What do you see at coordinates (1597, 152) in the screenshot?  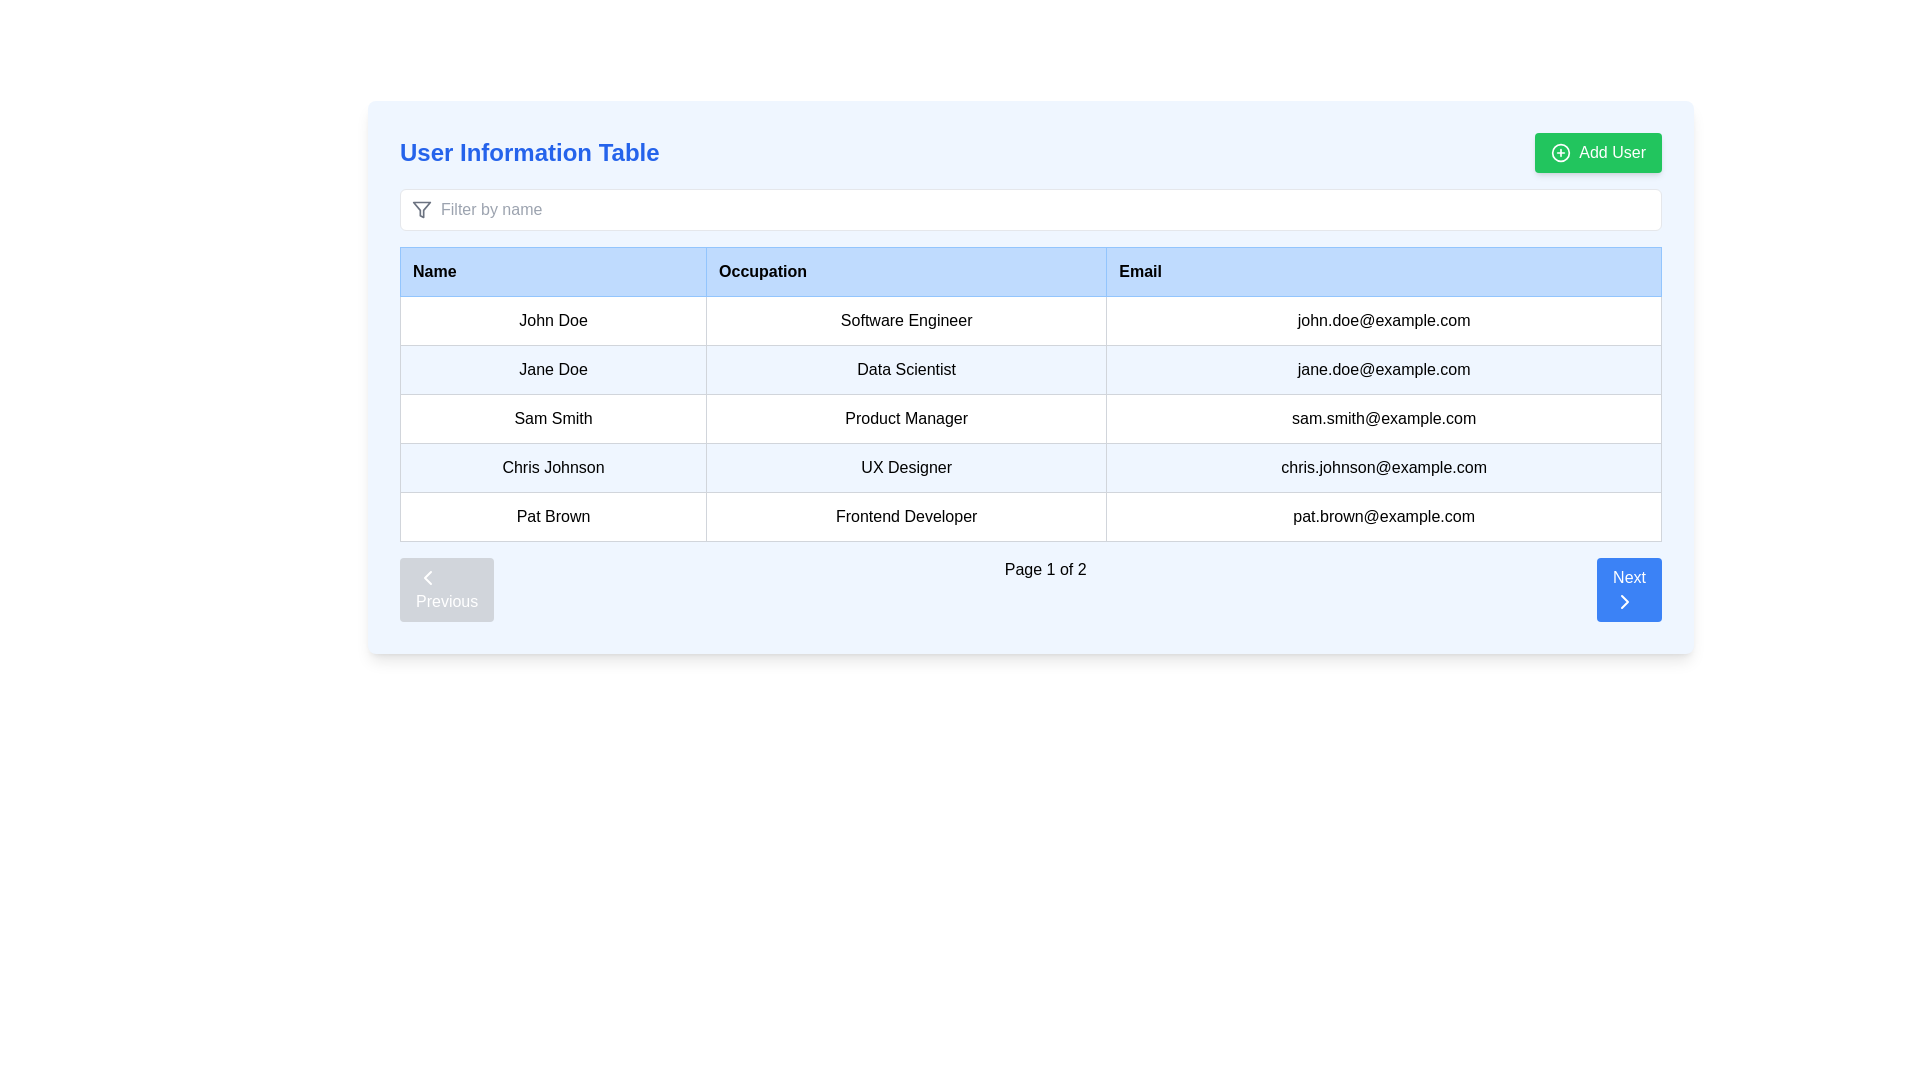 I see `the 'Add User' button with a green background and white text to trigger the color change effect` at bounding box center [1597, 152].